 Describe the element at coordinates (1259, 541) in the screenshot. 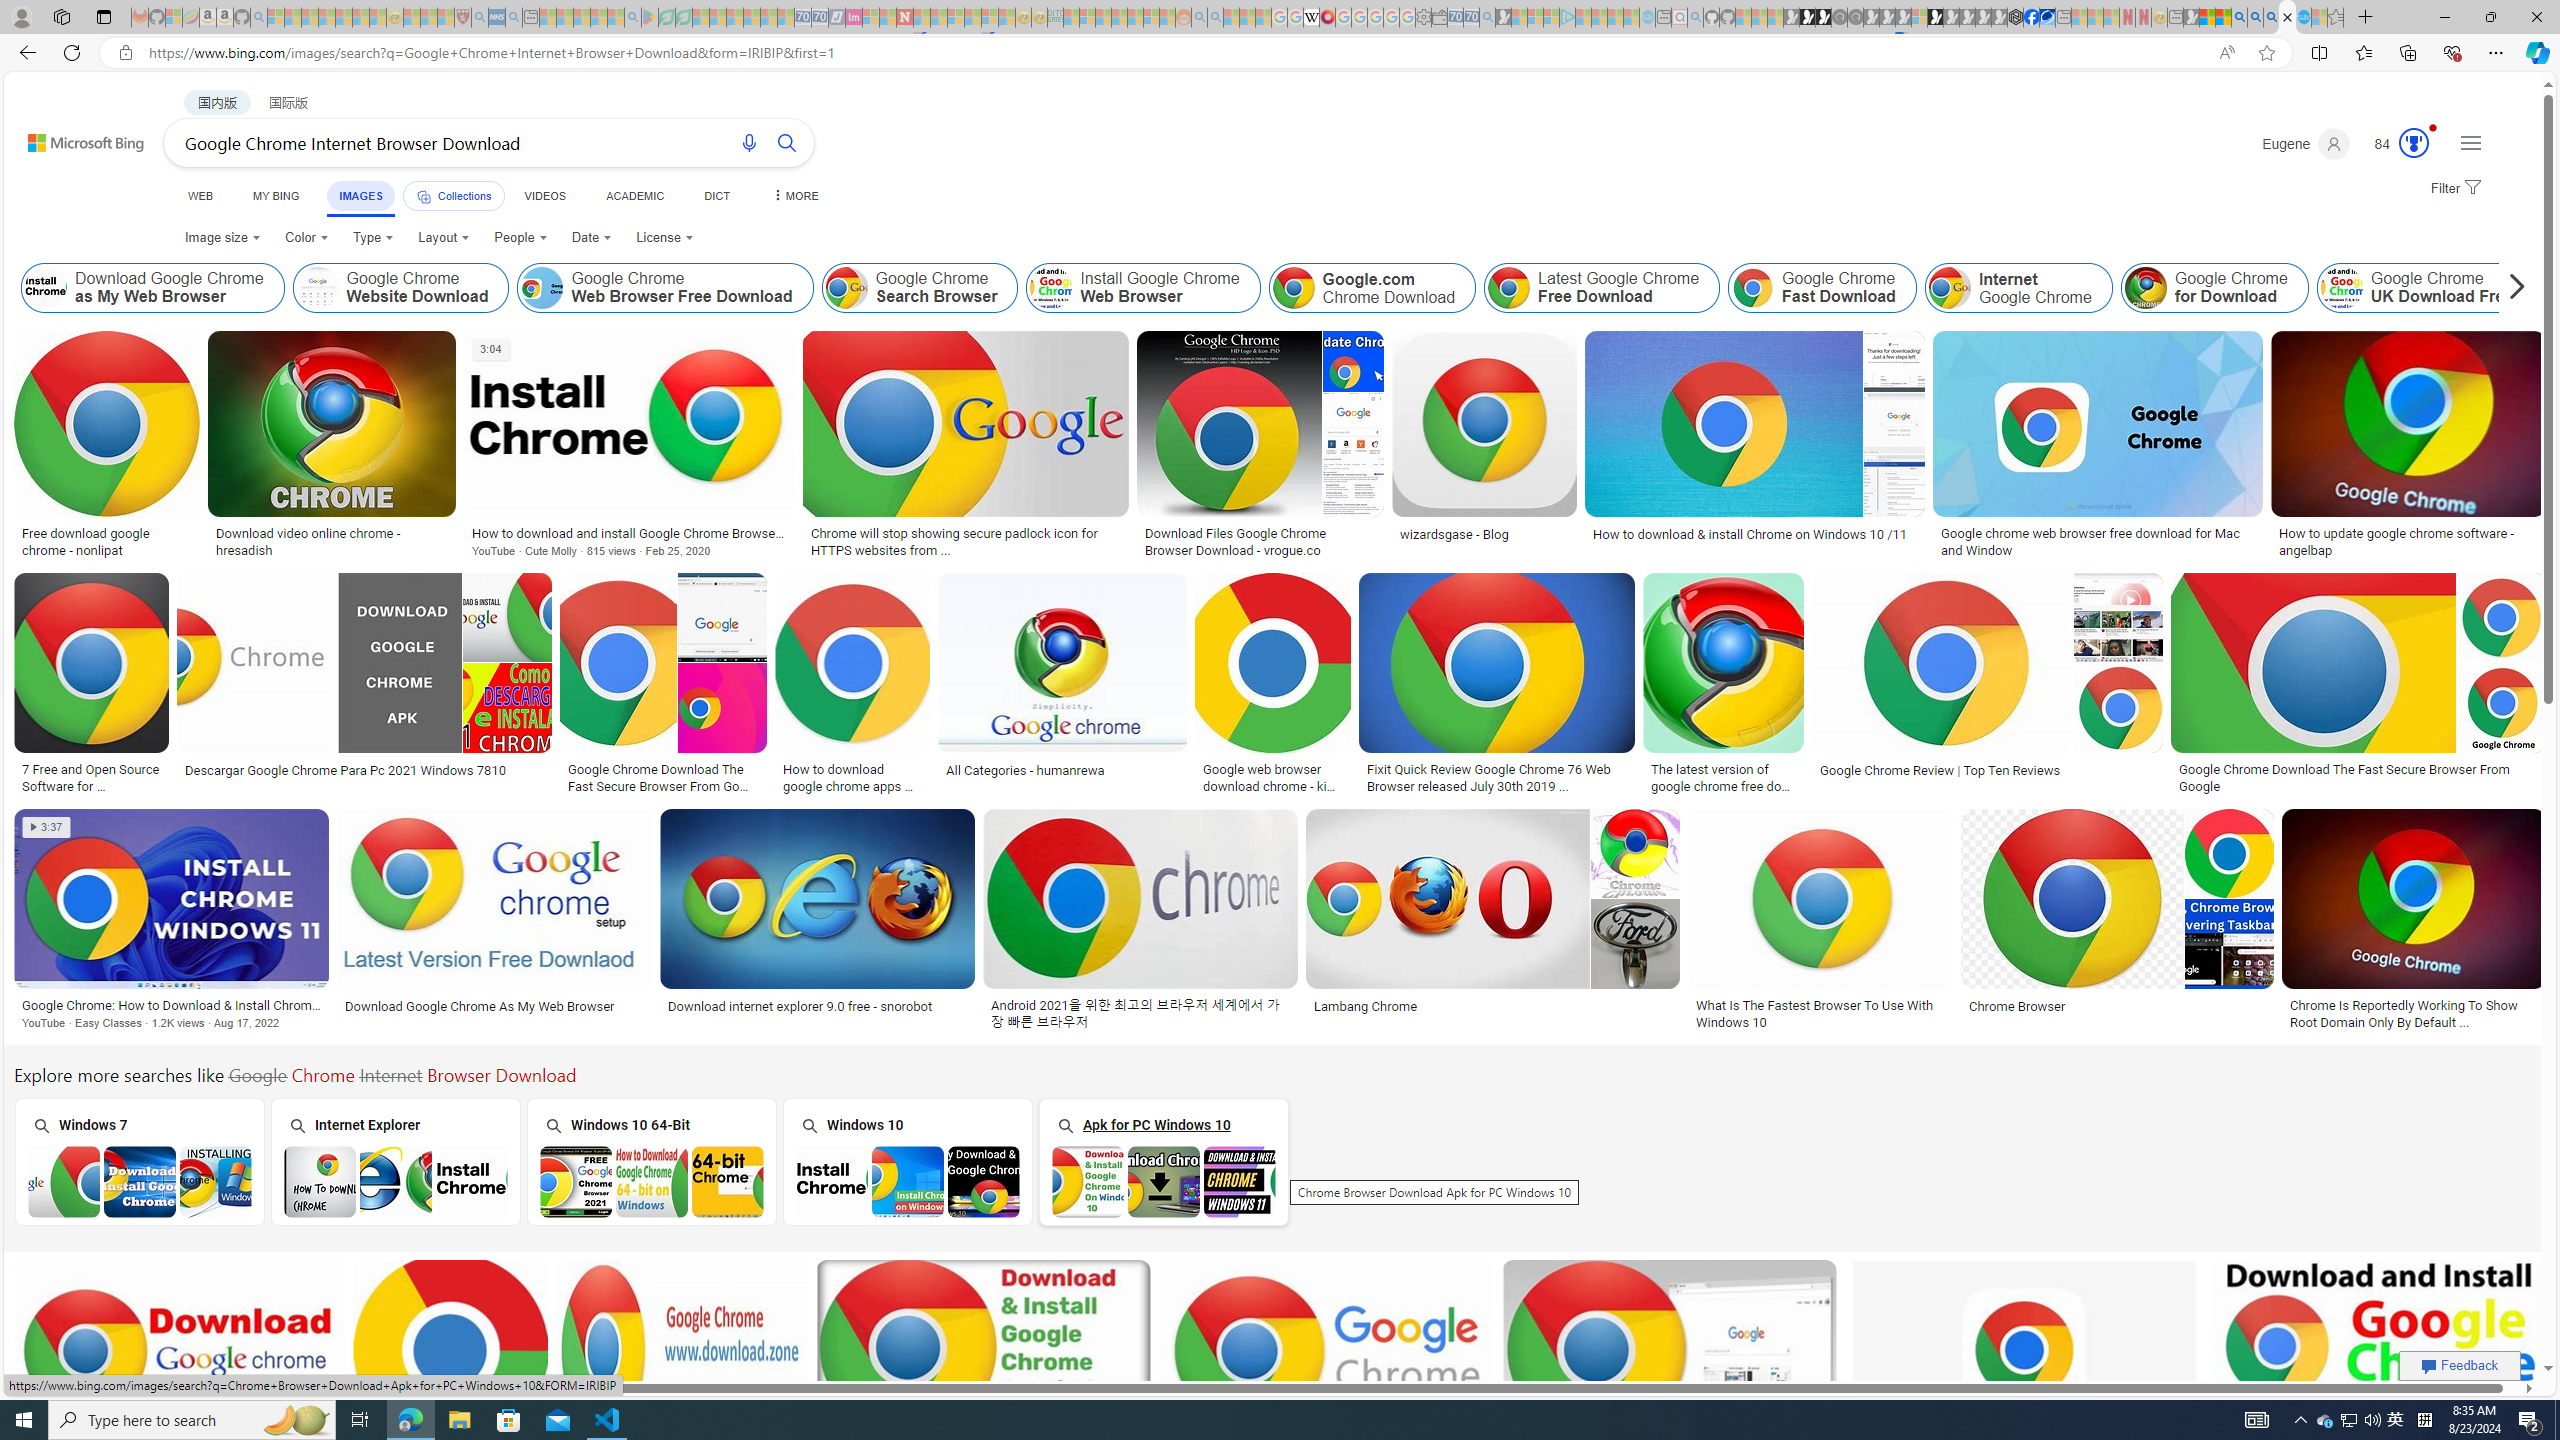

I see `'Download Files Google Chrome Browser Download - vrogue.co'` at that location.